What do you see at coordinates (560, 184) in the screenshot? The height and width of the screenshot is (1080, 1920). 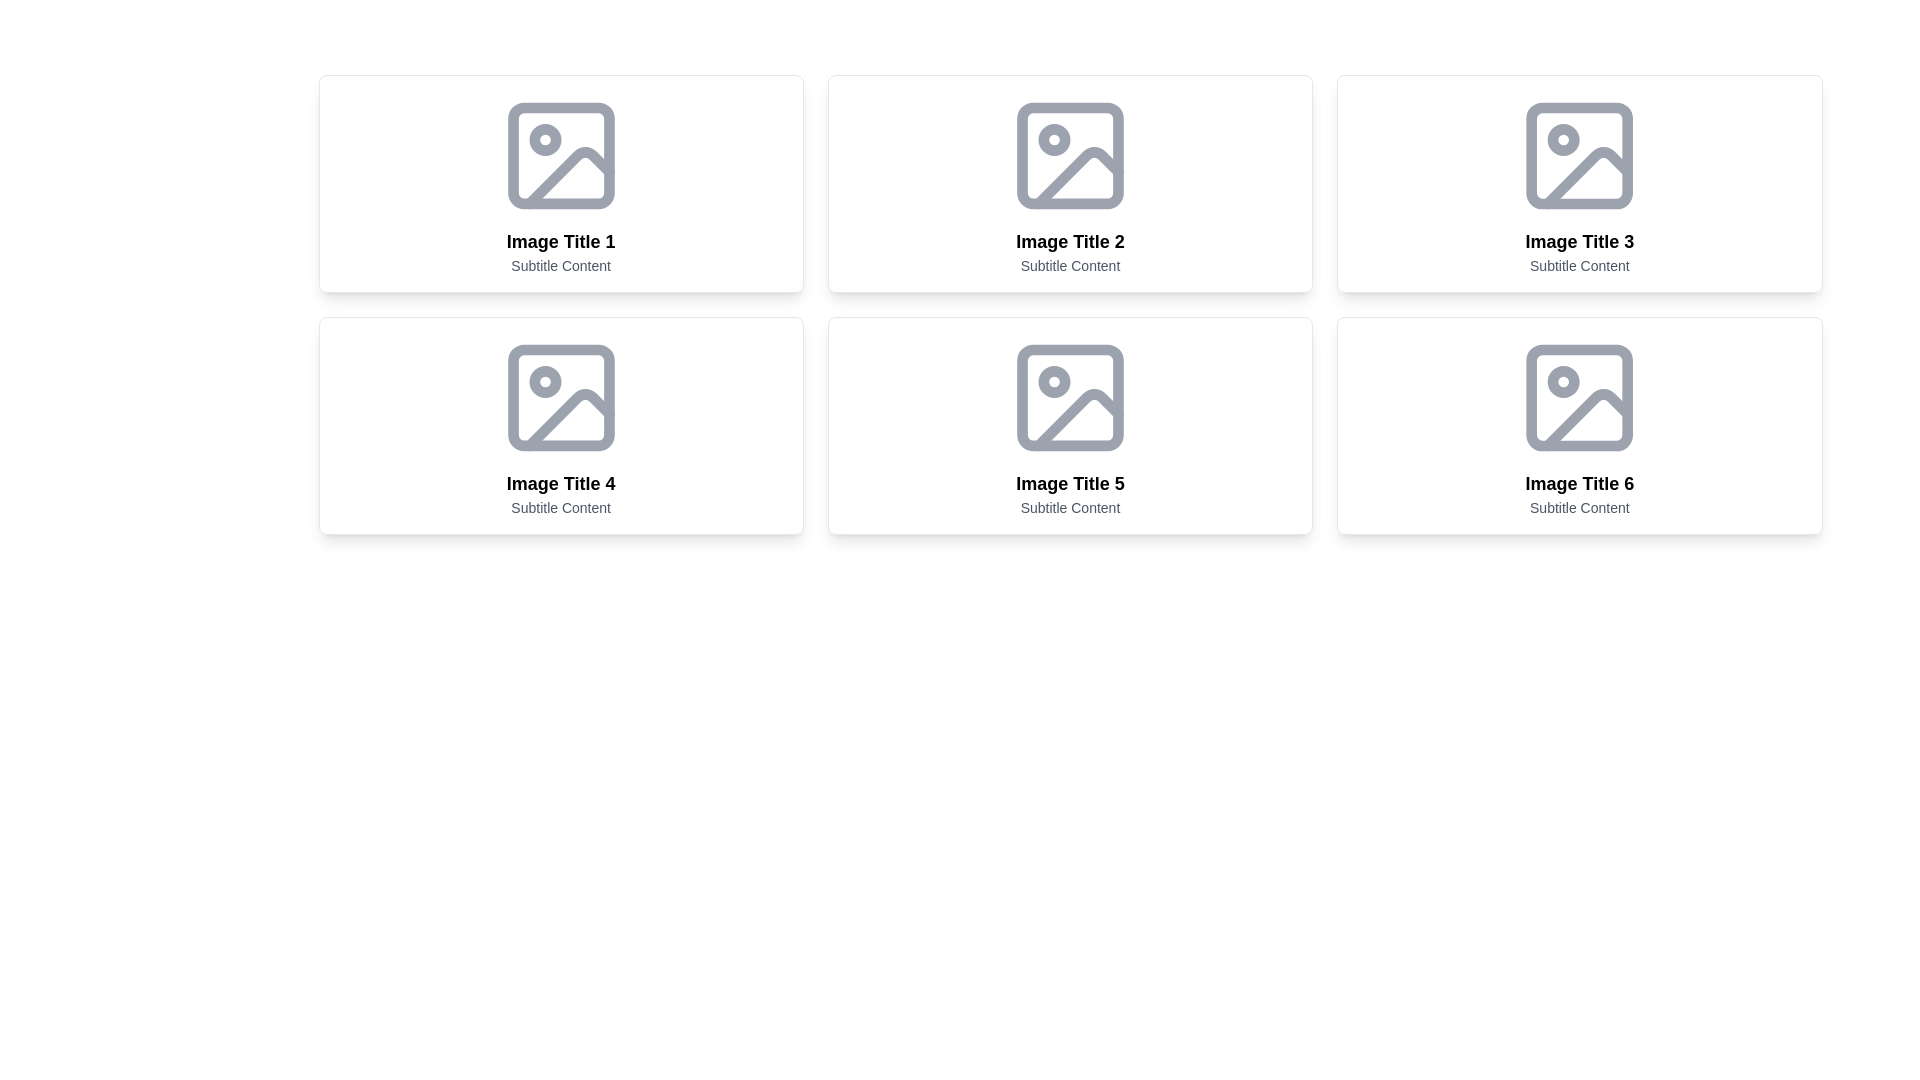 I see `the top-left card in a 3-column grid layout that represents a category or item` at bounding box center [560, 184].